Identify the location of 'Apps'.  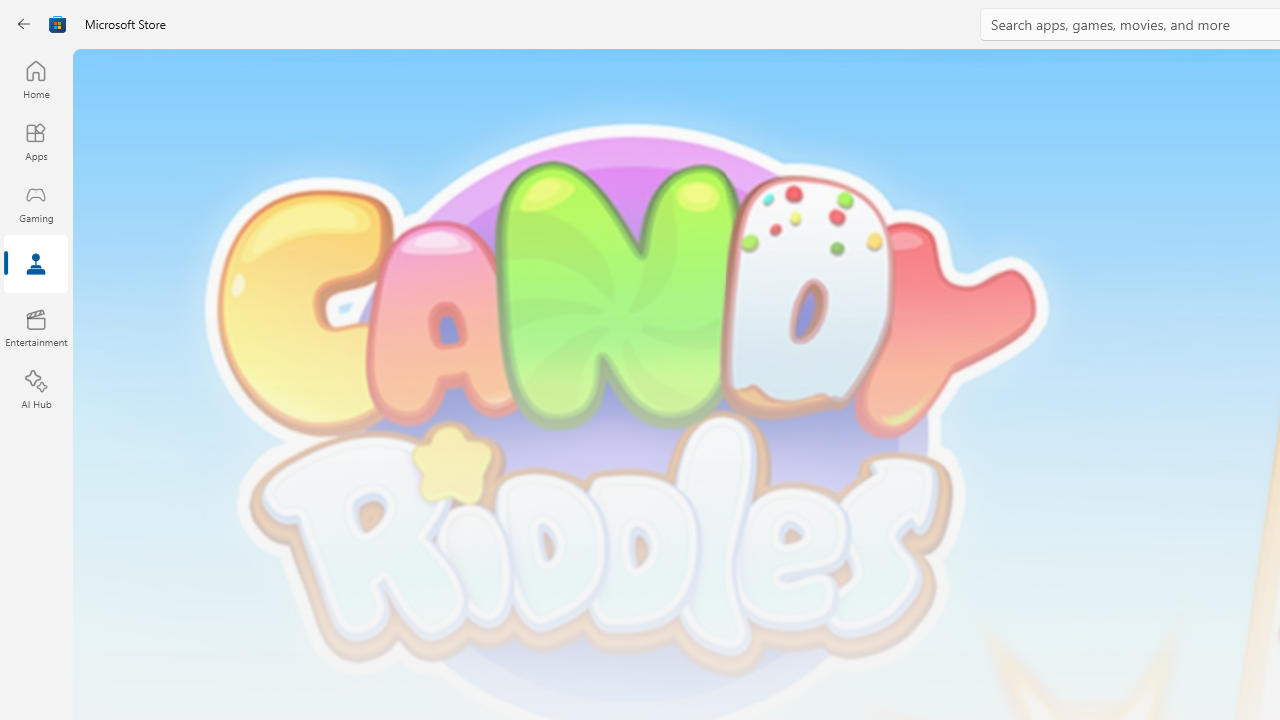
(35, 140).